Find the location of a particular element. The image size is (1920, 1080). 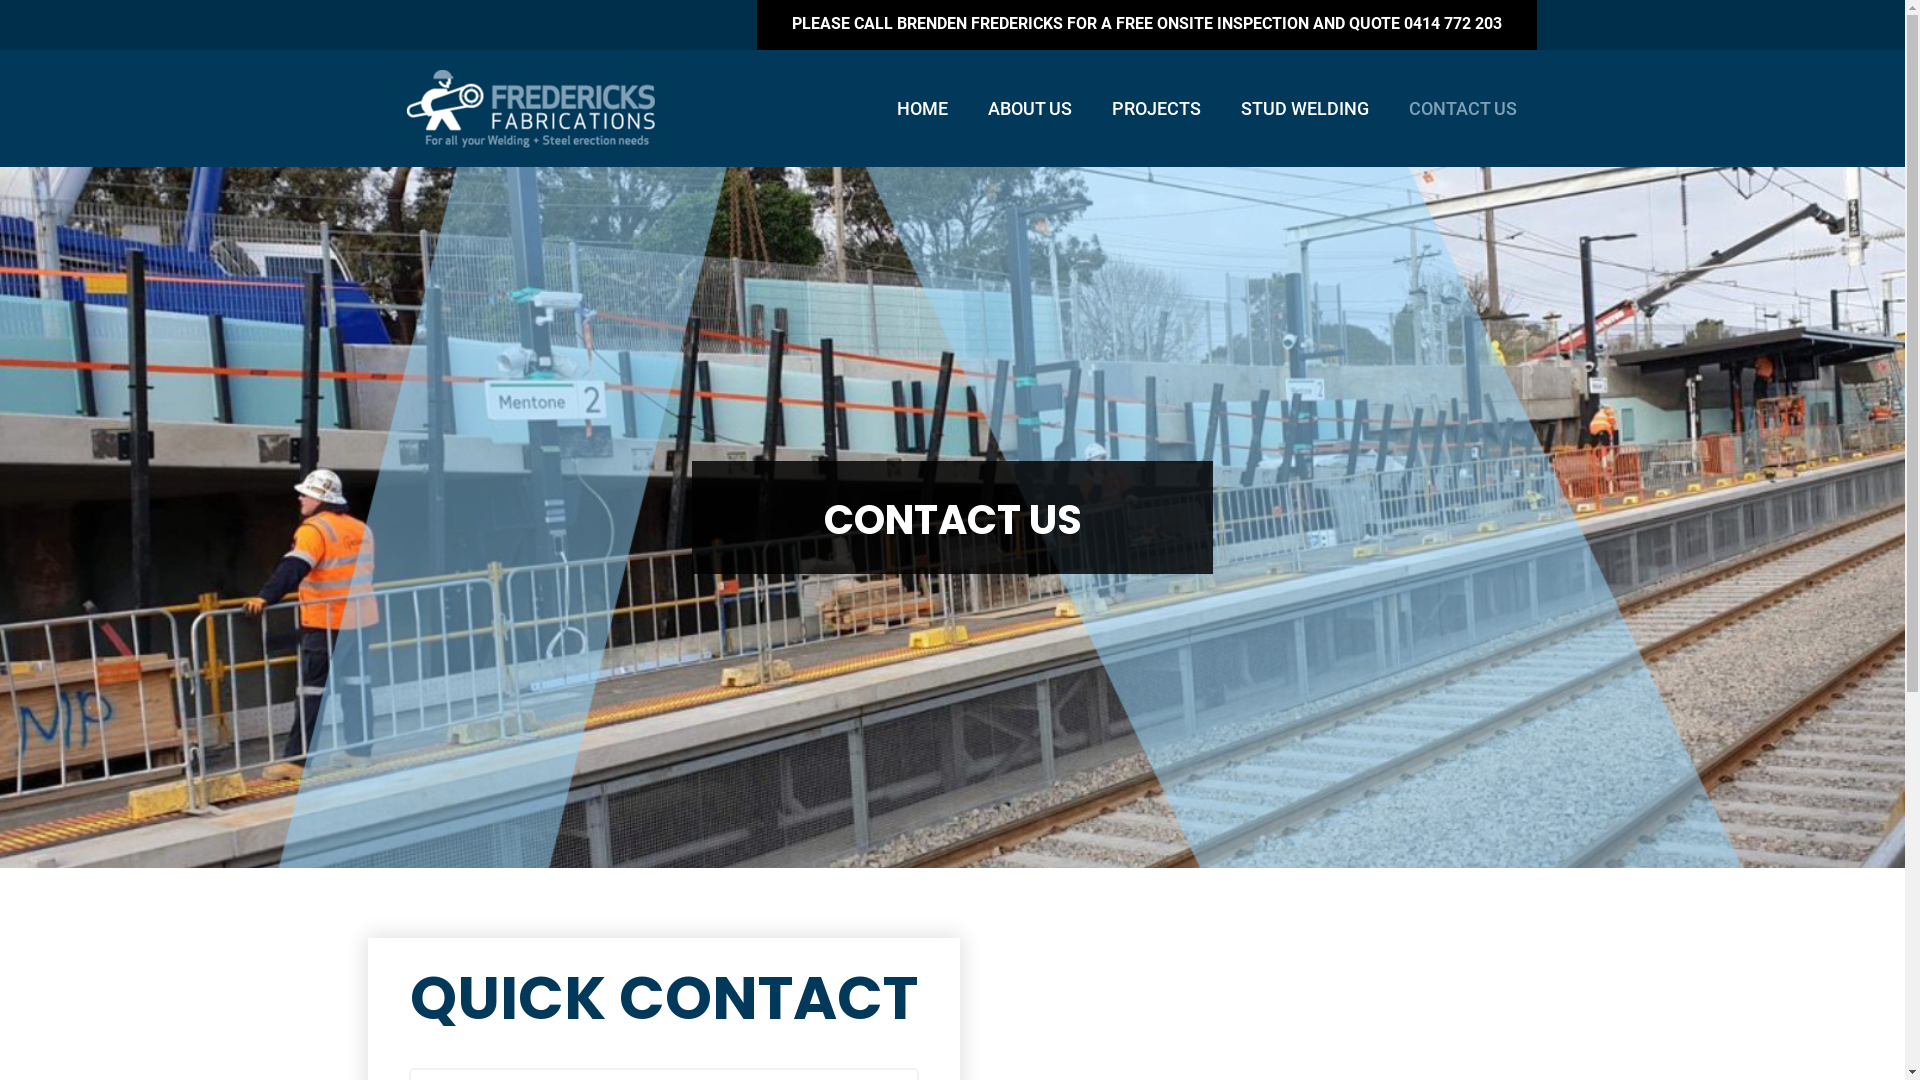

'HOME' is located at coordinates (877, 108).